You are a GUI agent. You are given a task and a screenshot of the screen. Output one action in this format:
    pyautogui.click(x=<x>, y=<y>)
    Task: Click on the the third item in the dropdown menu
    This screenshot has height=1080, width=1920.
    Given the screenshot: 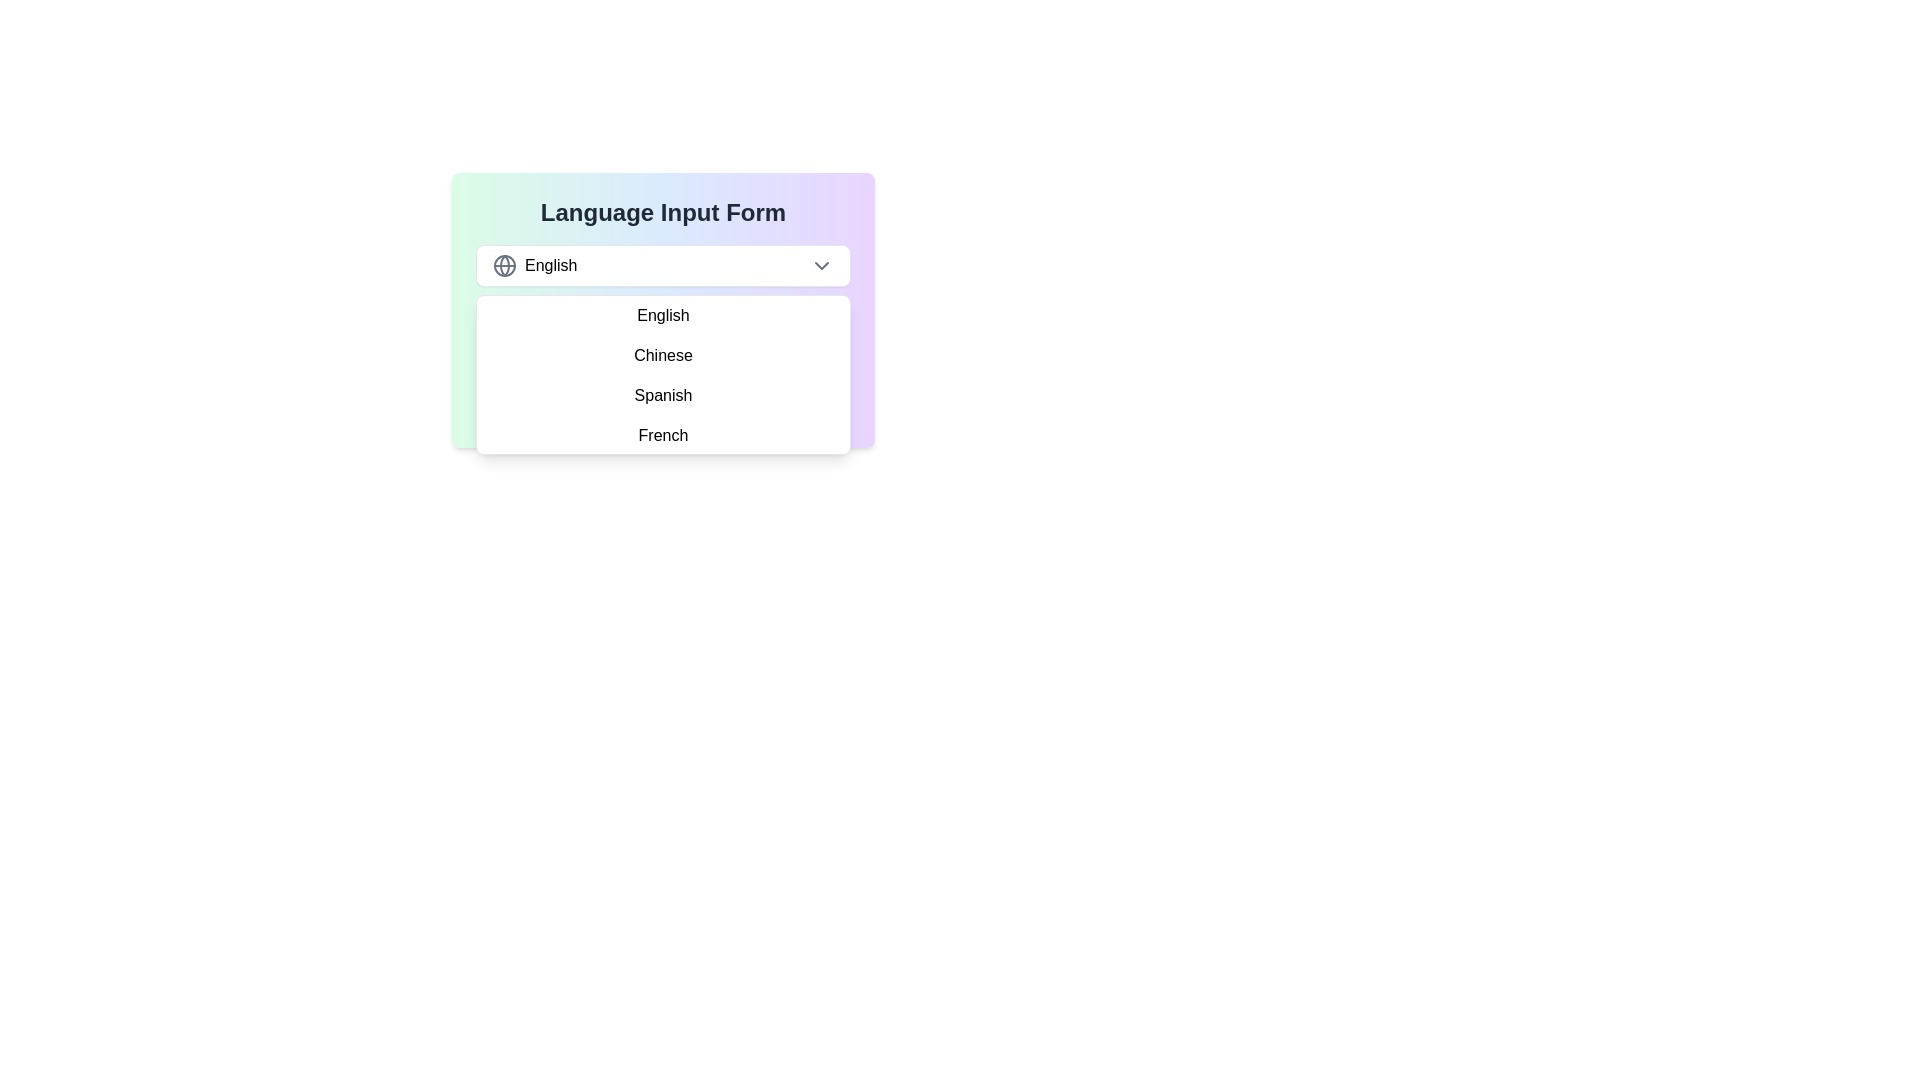 What is the action you would take?
    pyautogui.click(x=663, y=396)
    